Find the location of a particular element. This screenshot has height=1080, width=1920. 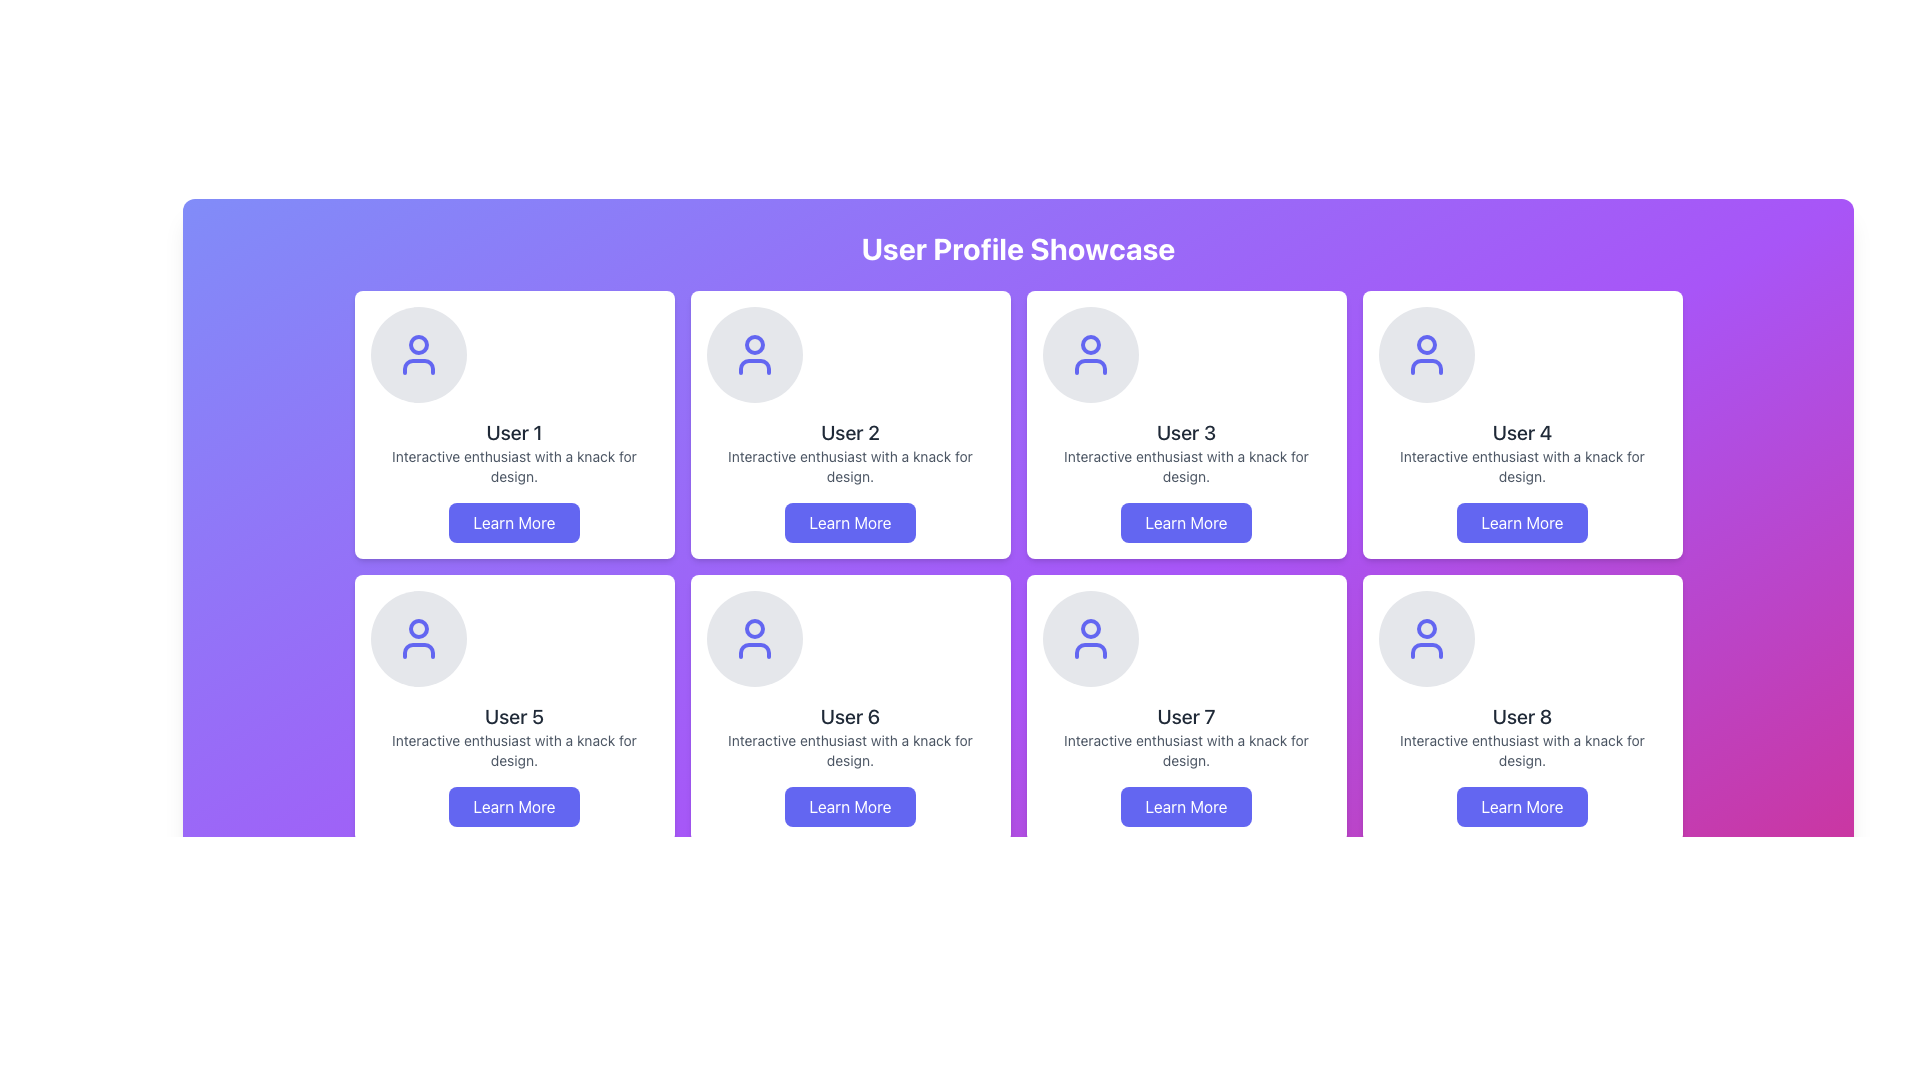

the circular user profile icon with a gray background and indigo-colored silhouette, located at the top-left area of the card for 'User 2' is located at coordinates (753, 353).